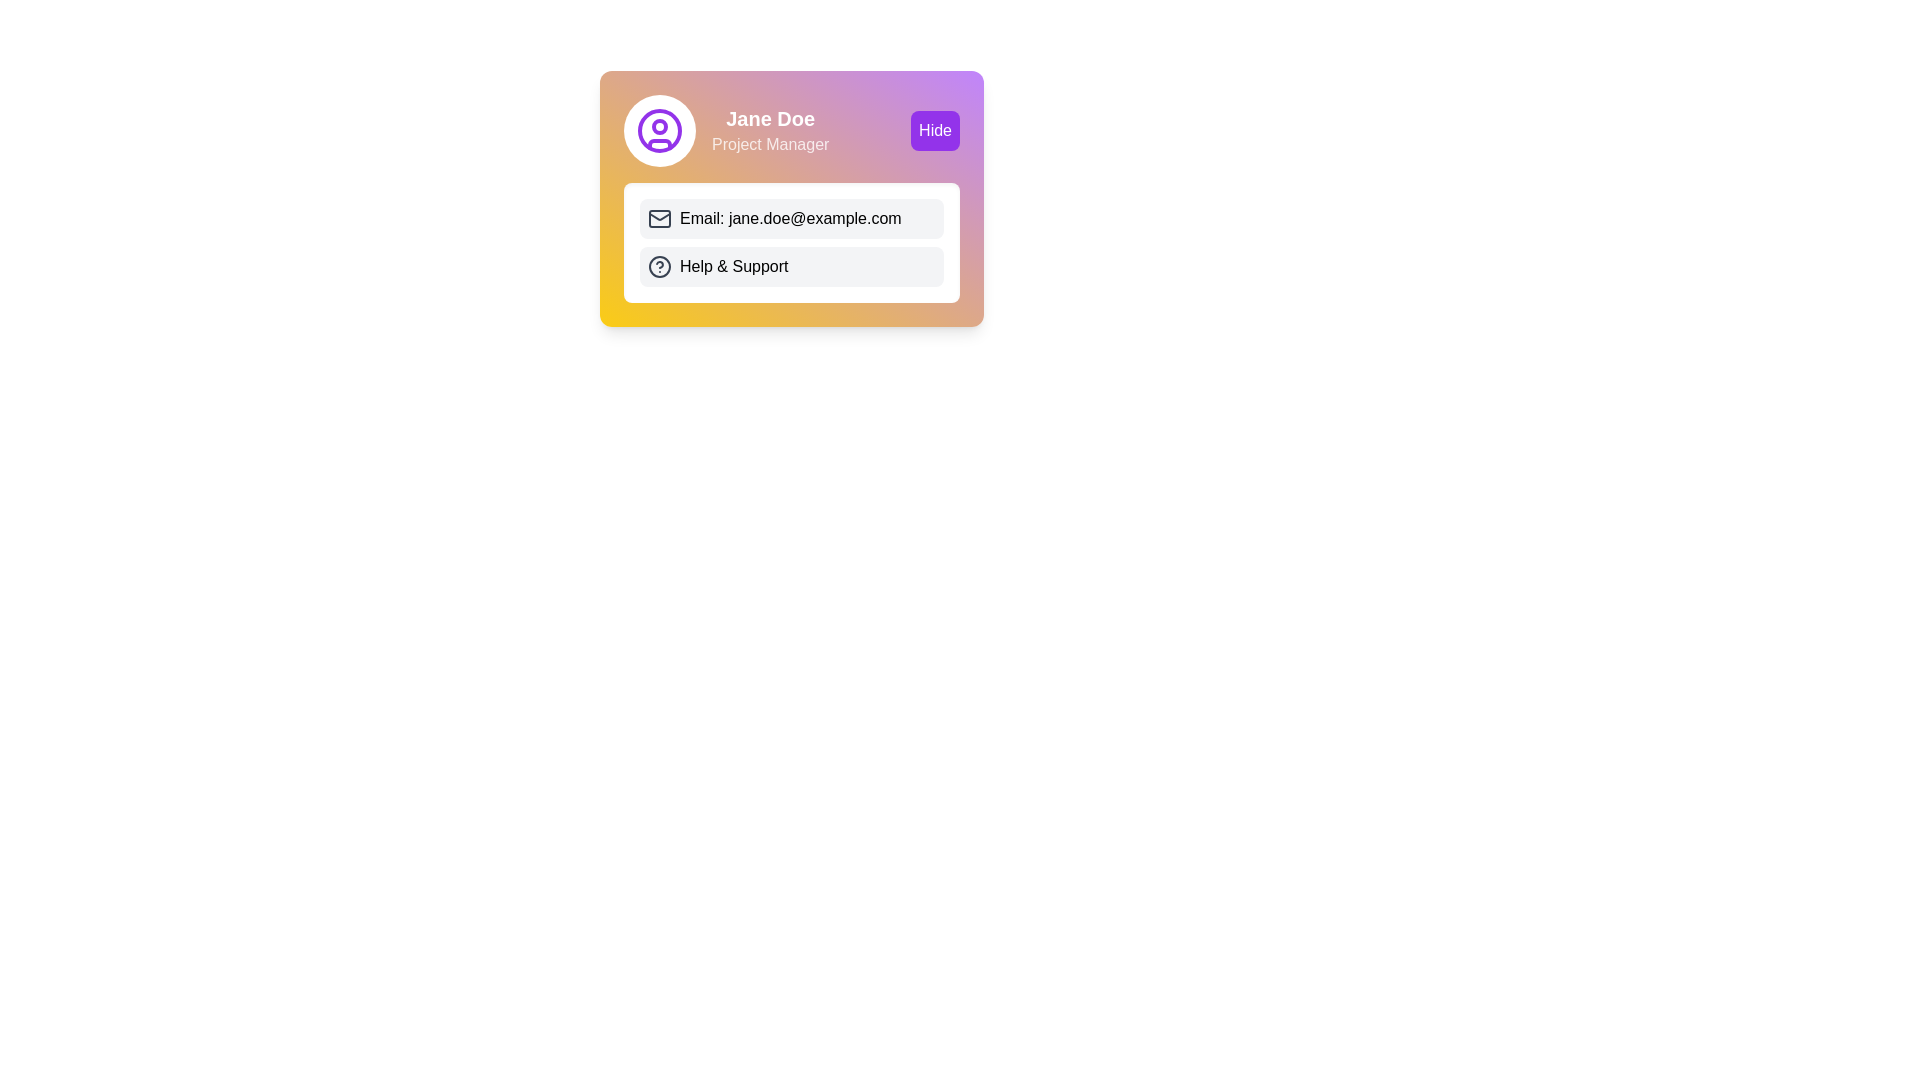  I want to click on the 'Hide' button with a purple background and white text located in the top-right corner of the profile information for Jane Doe, so click(934, 131).